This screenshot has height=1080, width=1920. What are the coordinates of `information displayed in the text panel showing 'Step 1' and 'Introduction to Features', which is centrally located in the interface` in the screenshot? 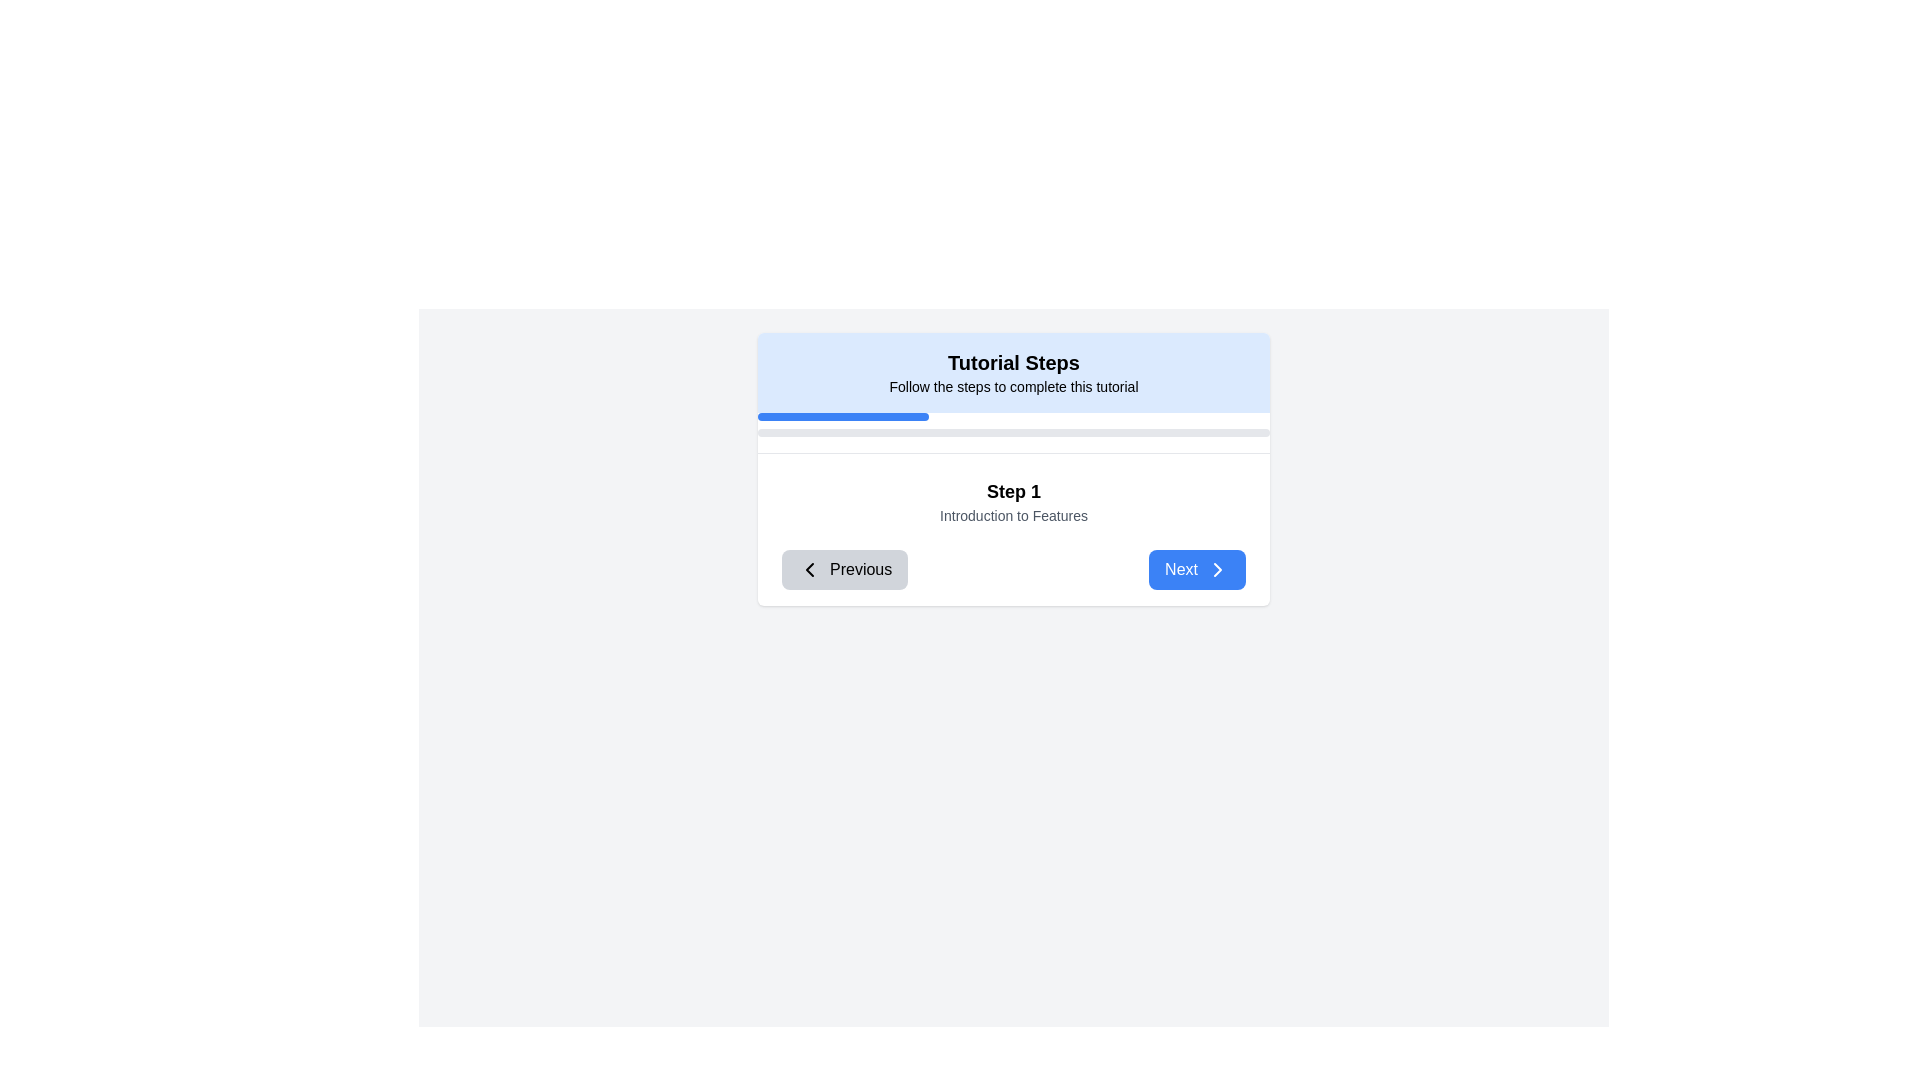 It's located at (1013, 500).